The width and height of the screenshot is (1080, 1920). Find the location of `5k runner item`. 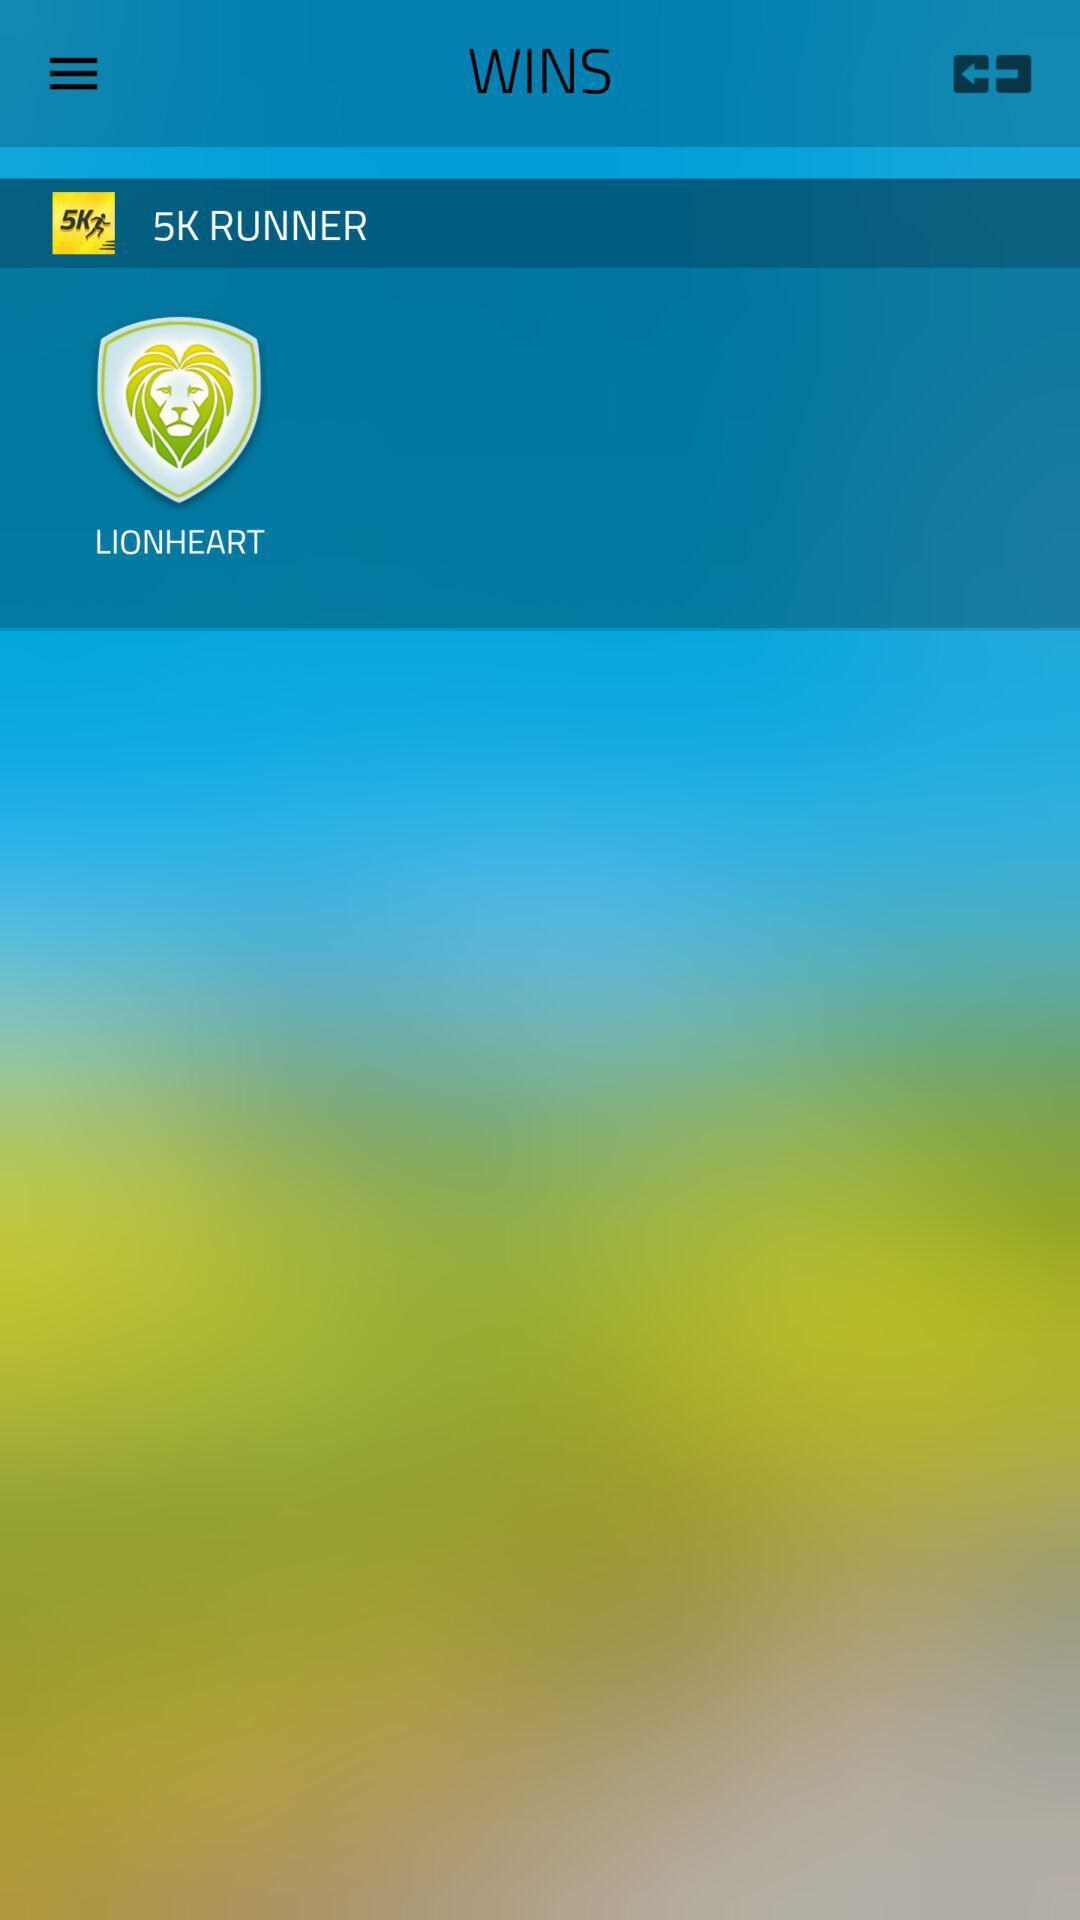

5k runner item is located at coordinates (441, 223).